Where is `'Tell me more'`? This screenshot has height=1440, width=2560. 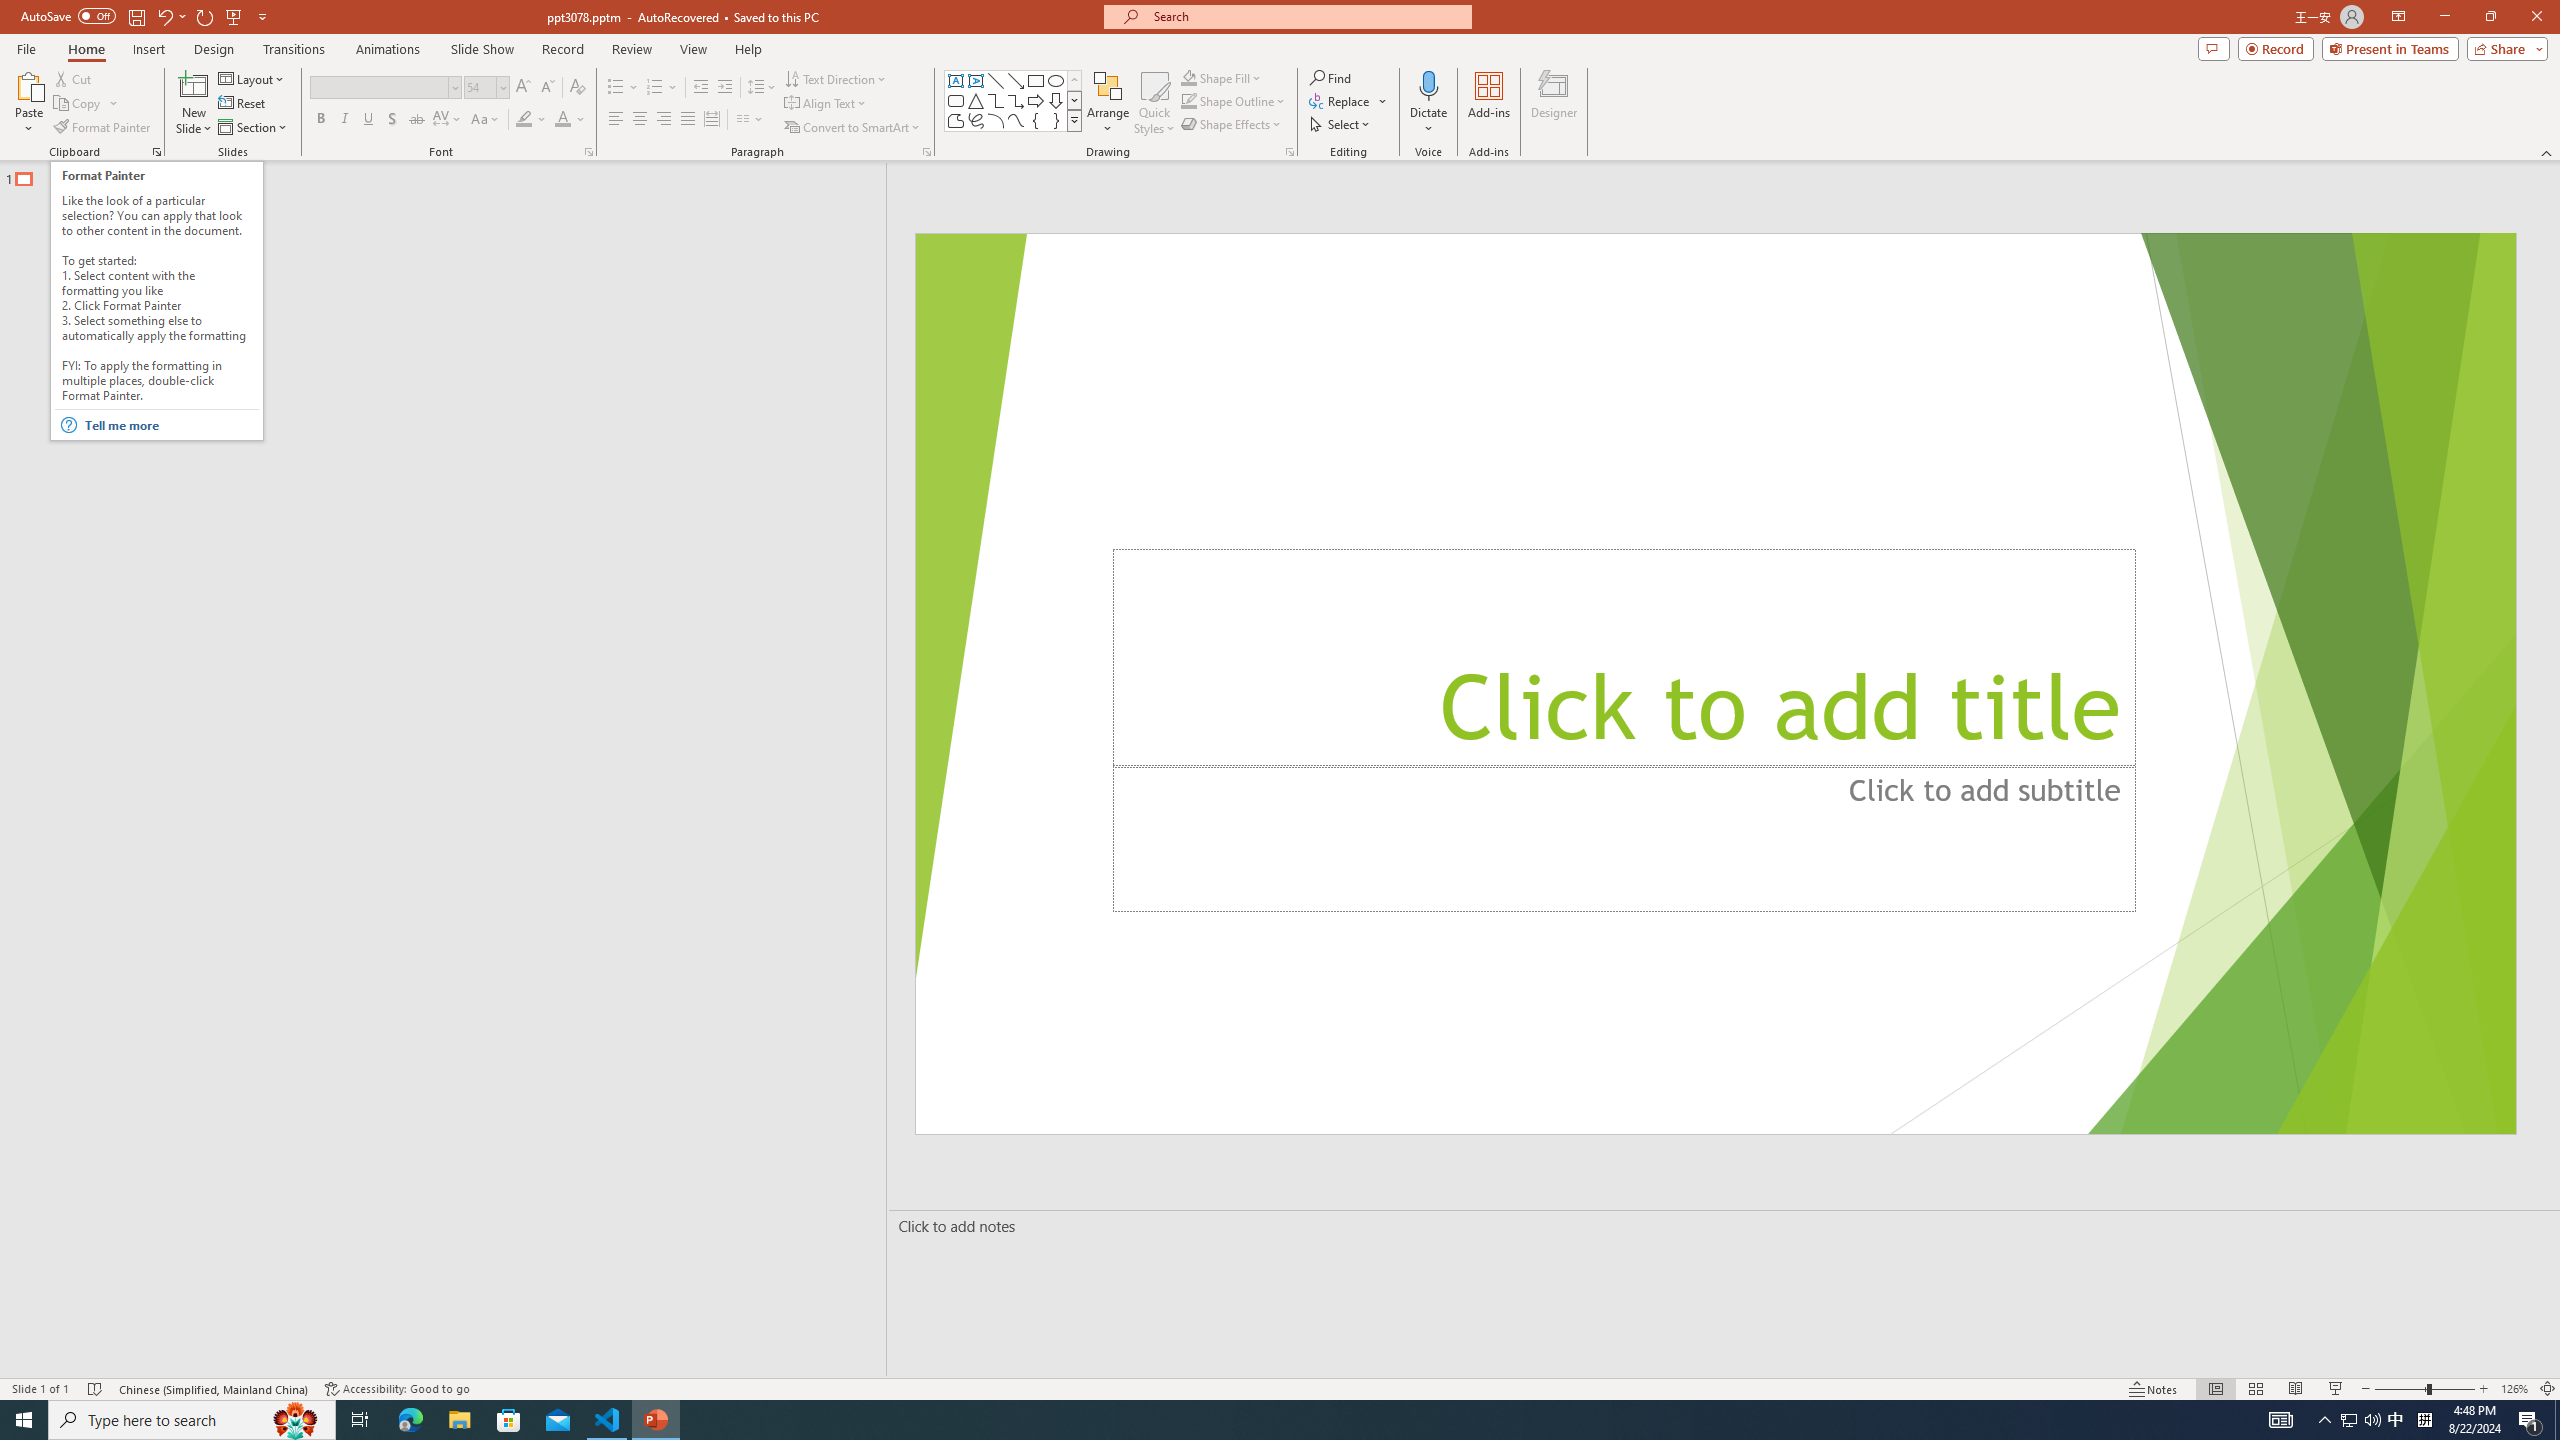
'Tell me more' is located at coordinates (170, 425).